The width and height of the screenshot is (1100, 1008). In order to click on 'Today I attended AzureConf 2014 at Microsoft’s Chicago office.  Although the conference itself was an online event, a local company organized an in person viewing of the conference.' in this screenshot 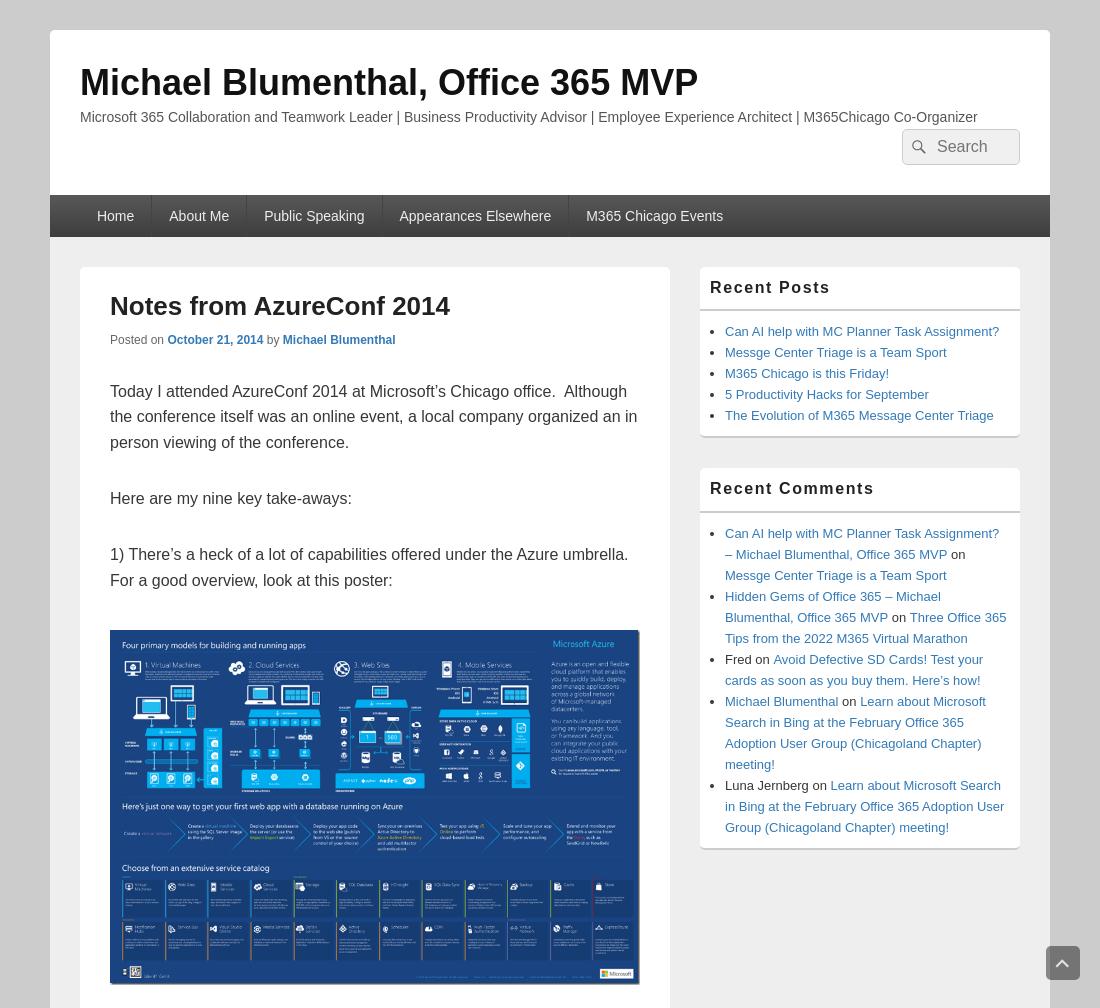, I will do `click(373, 416)`.